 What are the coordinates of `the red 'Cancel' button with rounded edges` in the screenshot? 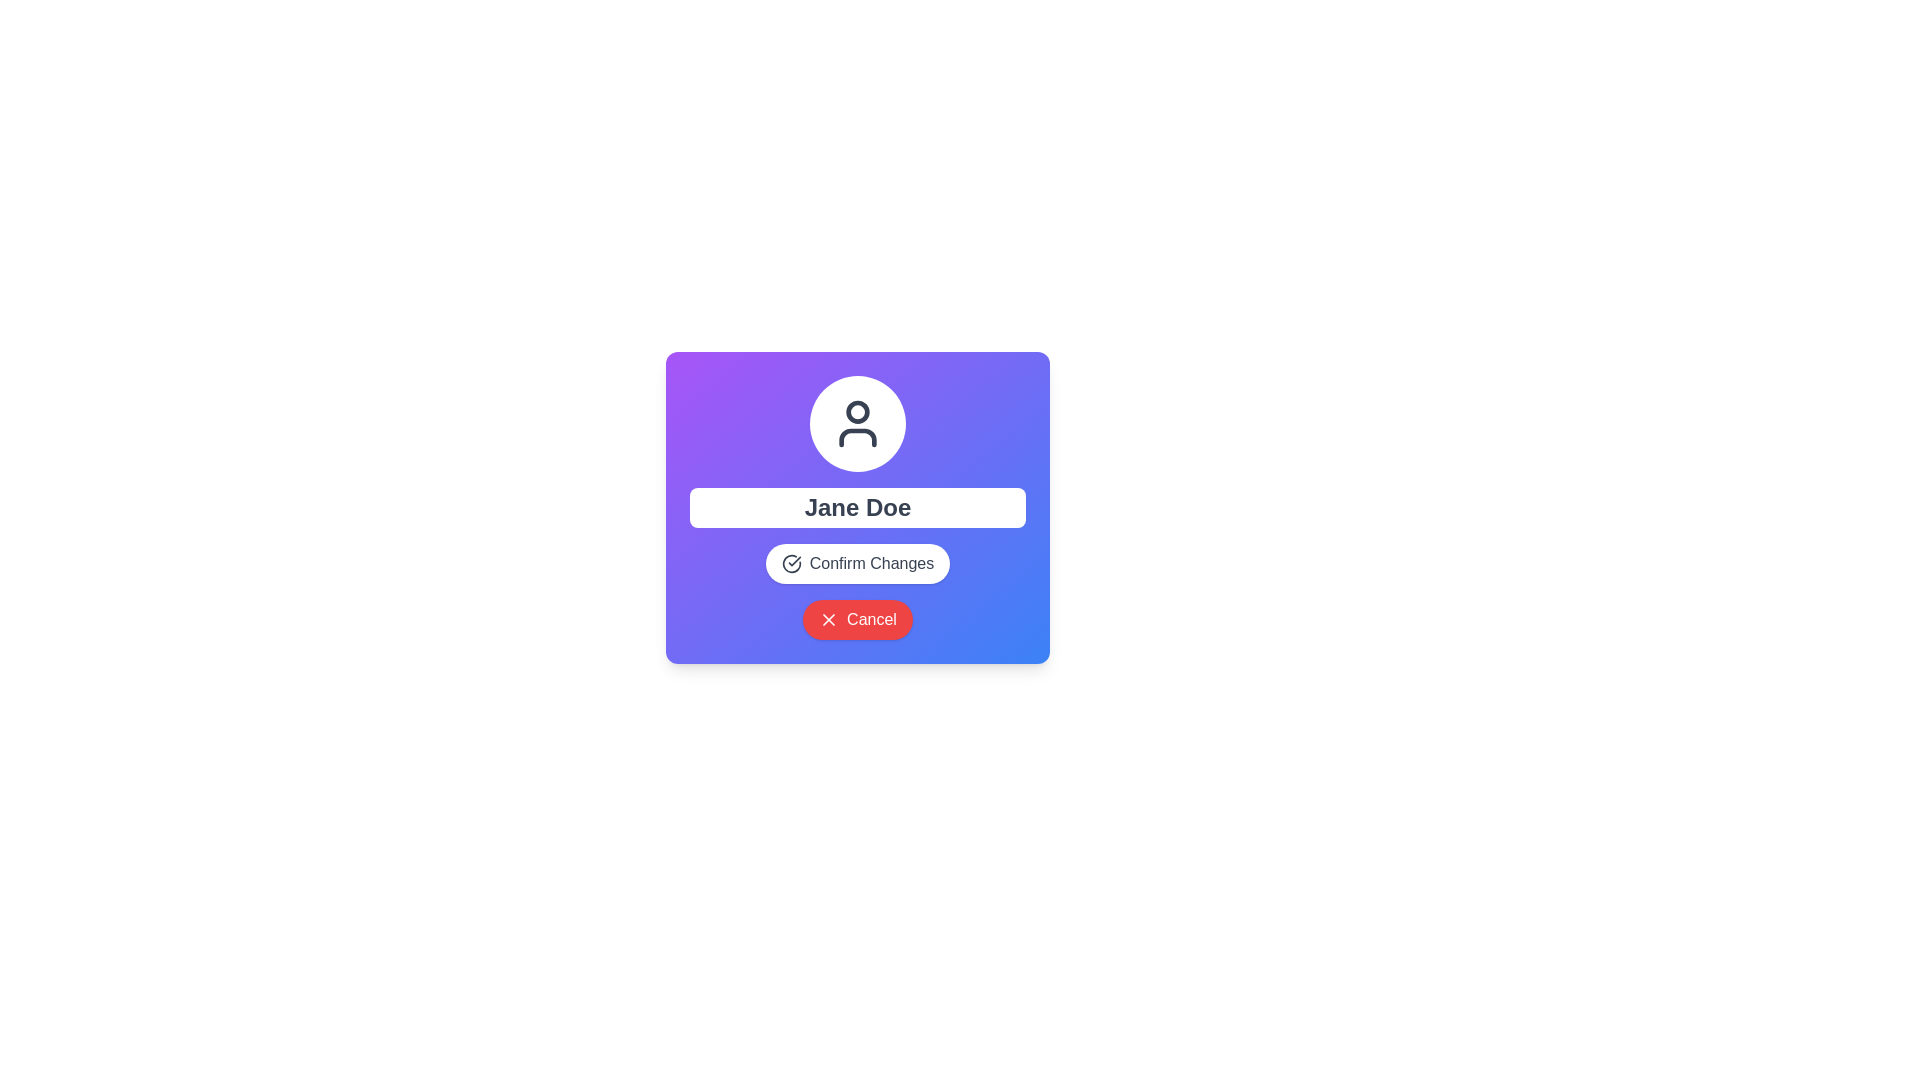 It's located at (858, 619).